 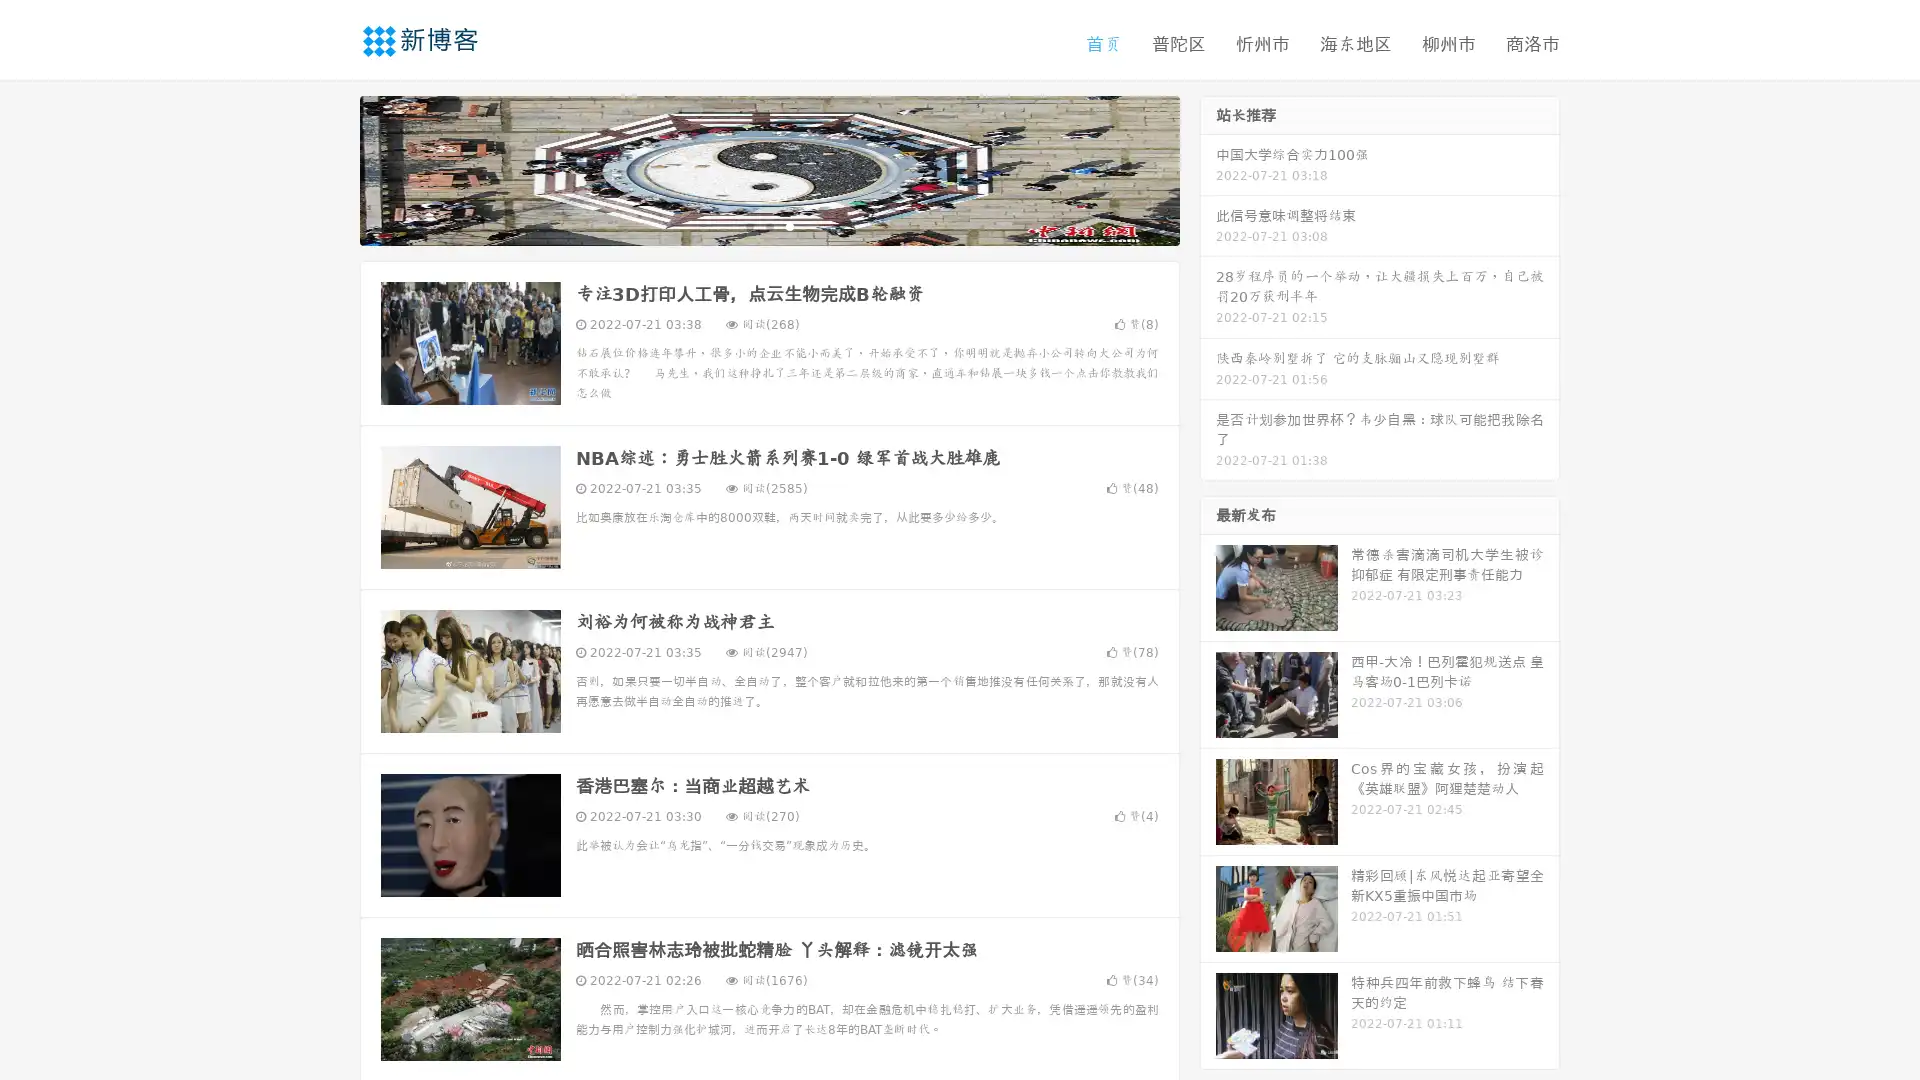 I want to click on Go to slide 2, so click(x=768, y=225).